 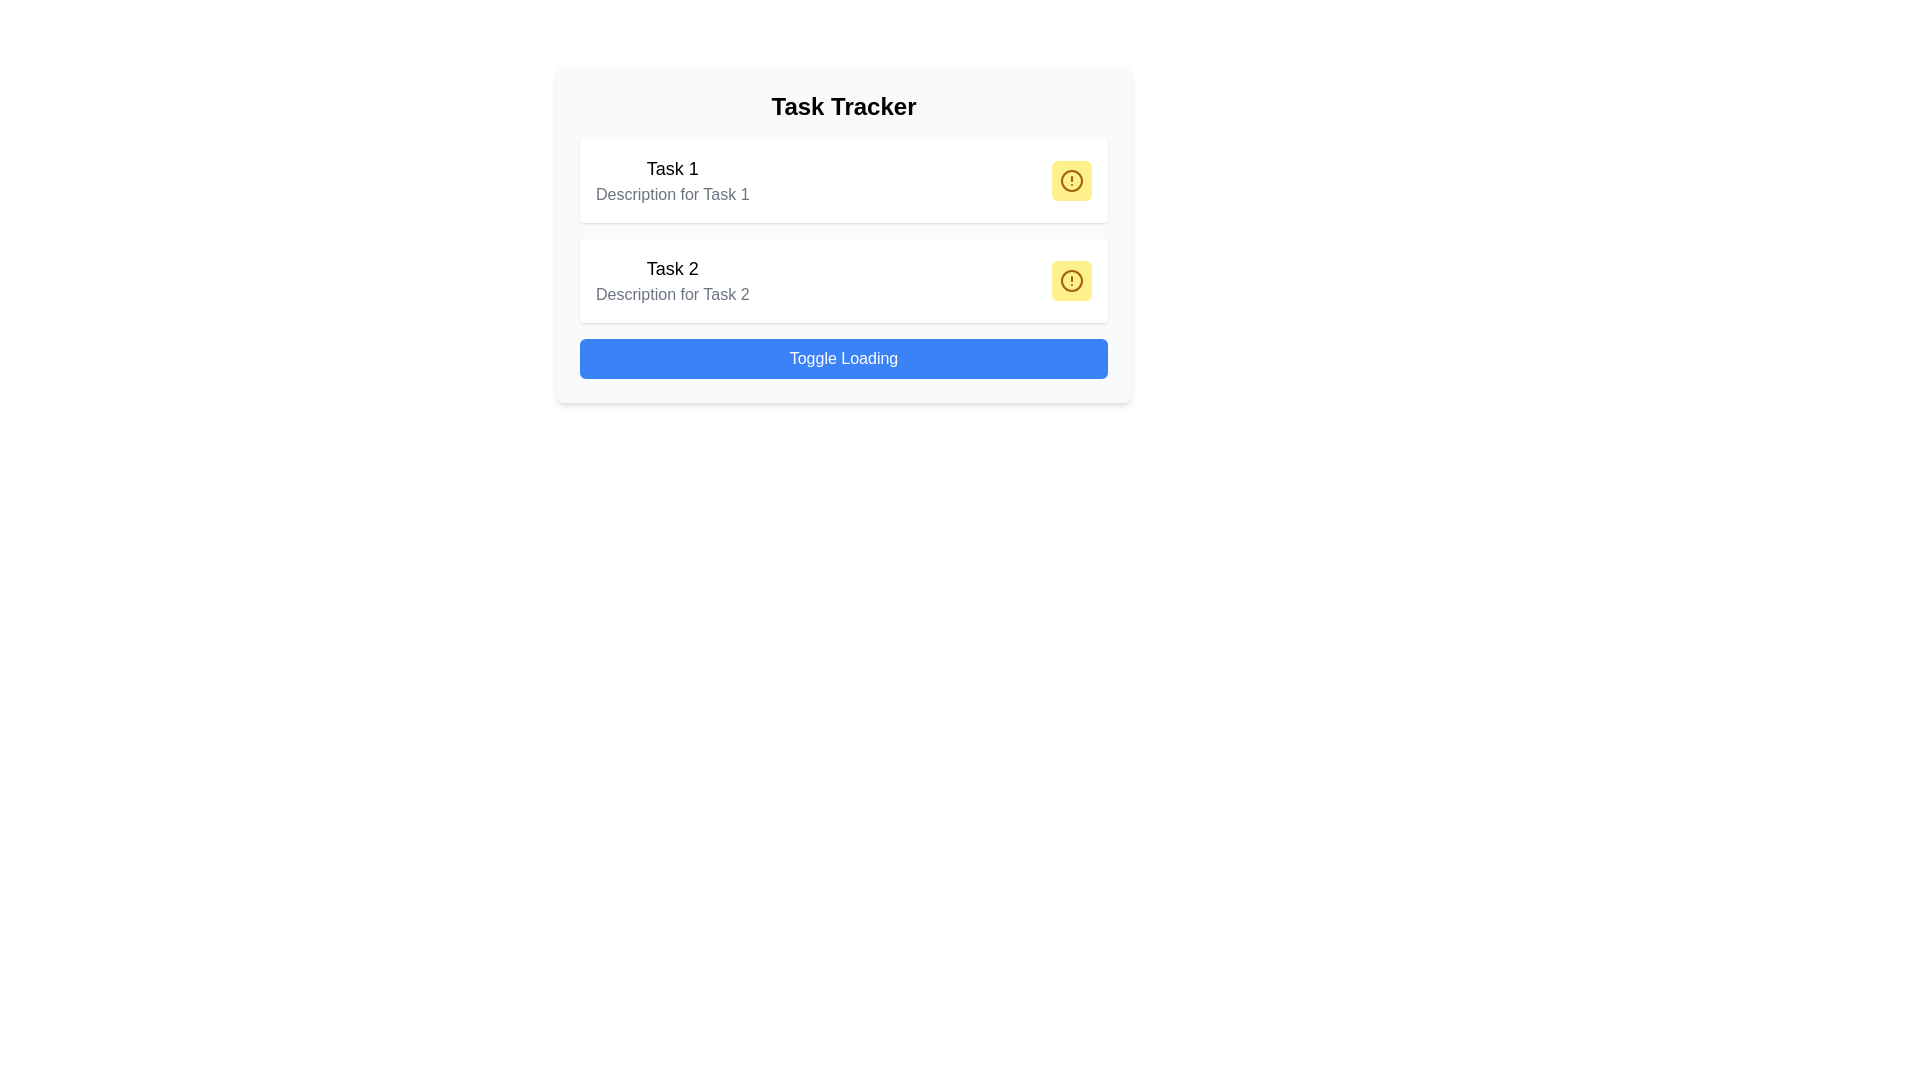 What do you see at coordinates (1070, 281) in the screenshot?
I see `the central part of the alert icon associated with 'Task 2', located in the rightmost part of the row labeled 'Task 2'` at bounding box center [1070, 281].